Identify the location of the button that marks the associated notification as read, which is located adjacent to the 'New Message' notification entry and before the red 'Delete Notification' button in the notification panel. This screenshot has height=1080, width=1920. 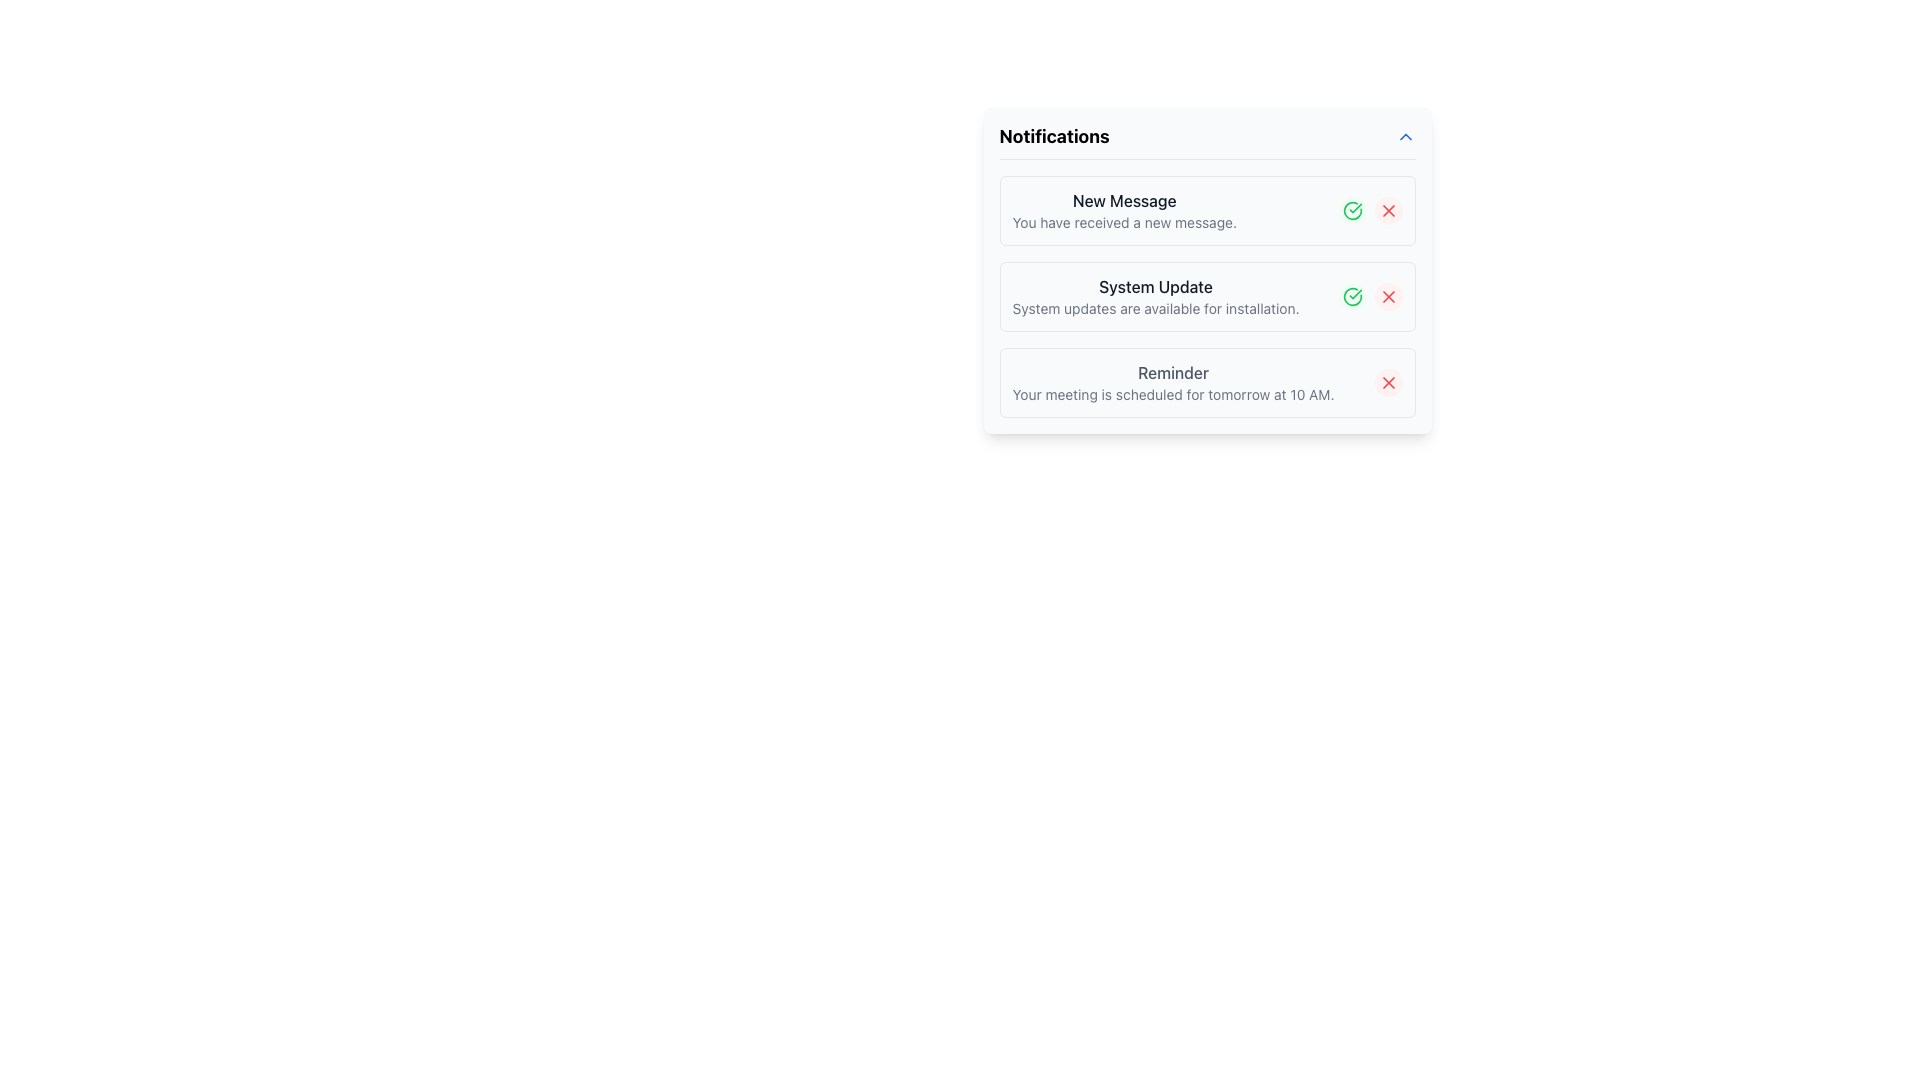
(1352, 211).